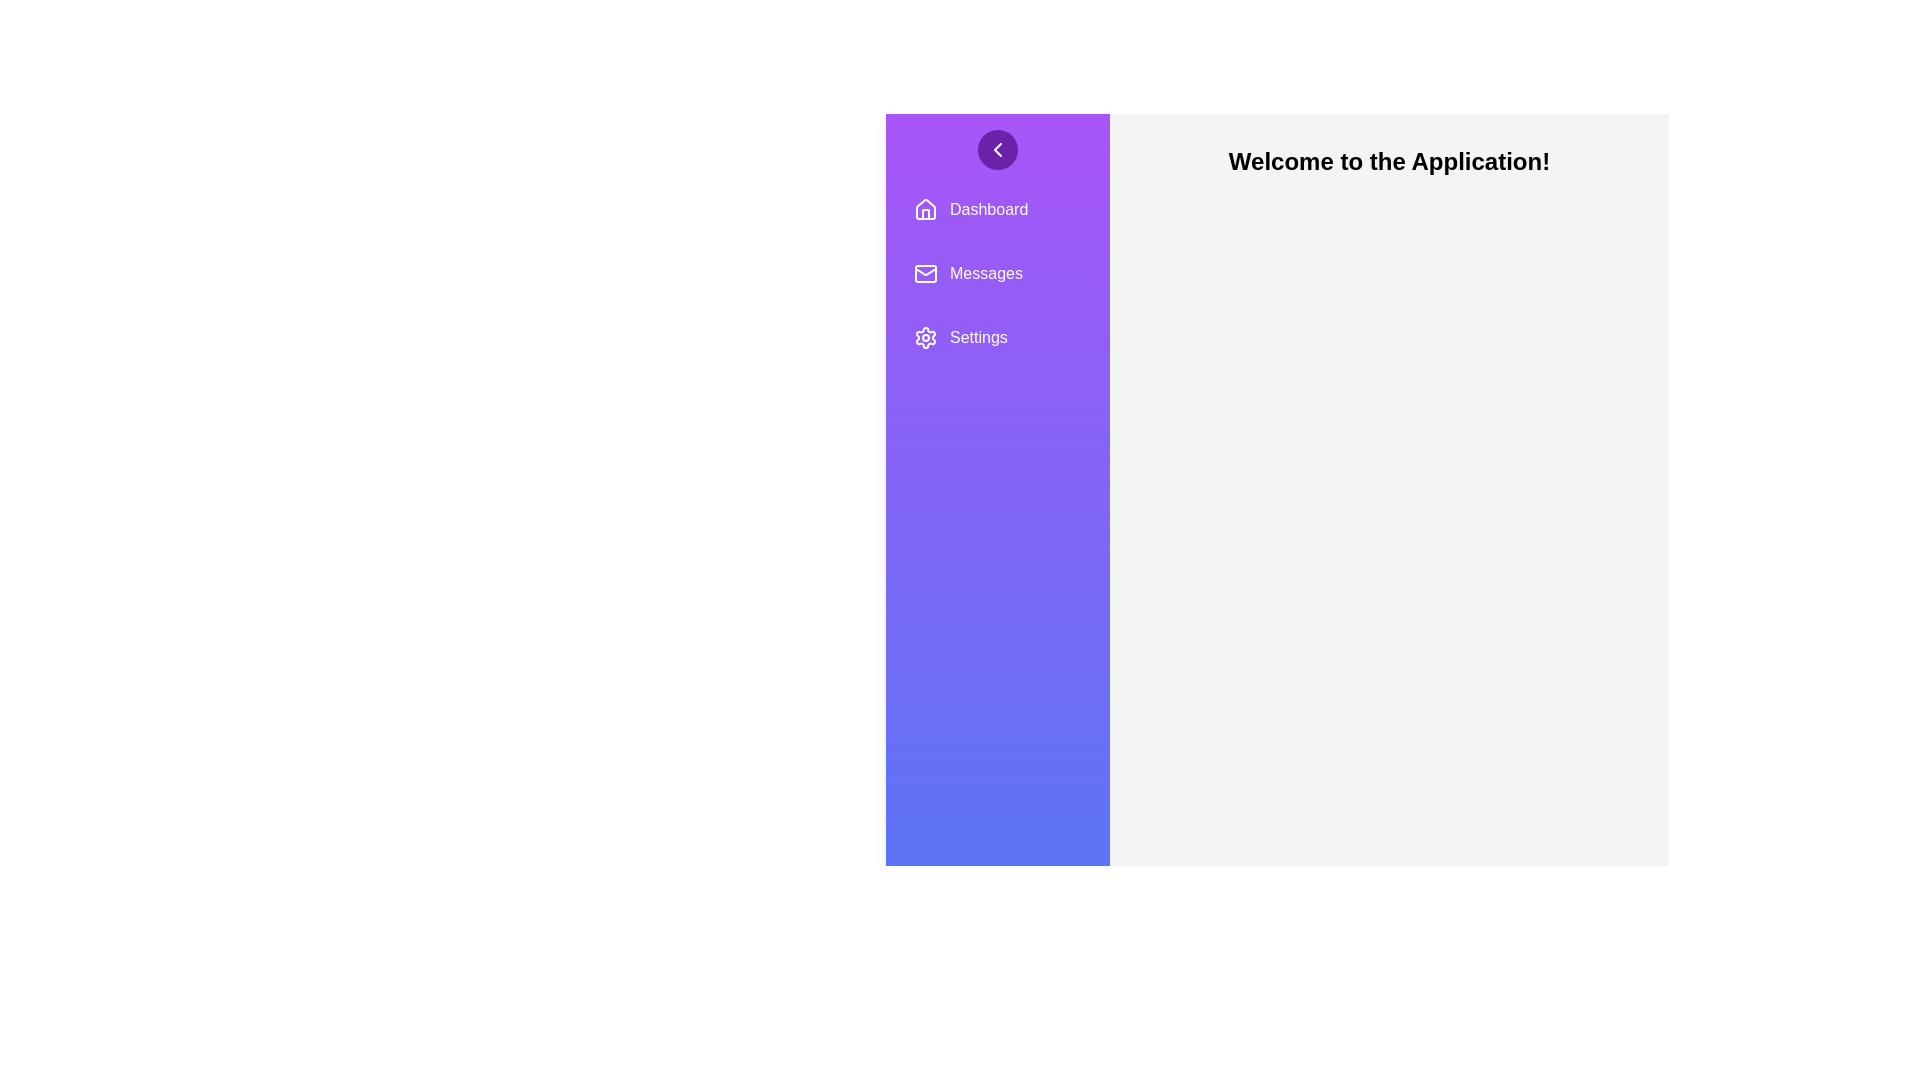  What do you see at coordinates (998, 209) in the screenshot?
I see `the 'Dashboard' button located at the top of the vertical navigation menu on the left sidebar, which has a purple background and contains a house icon next to the text` at bounding box center [998, 209].